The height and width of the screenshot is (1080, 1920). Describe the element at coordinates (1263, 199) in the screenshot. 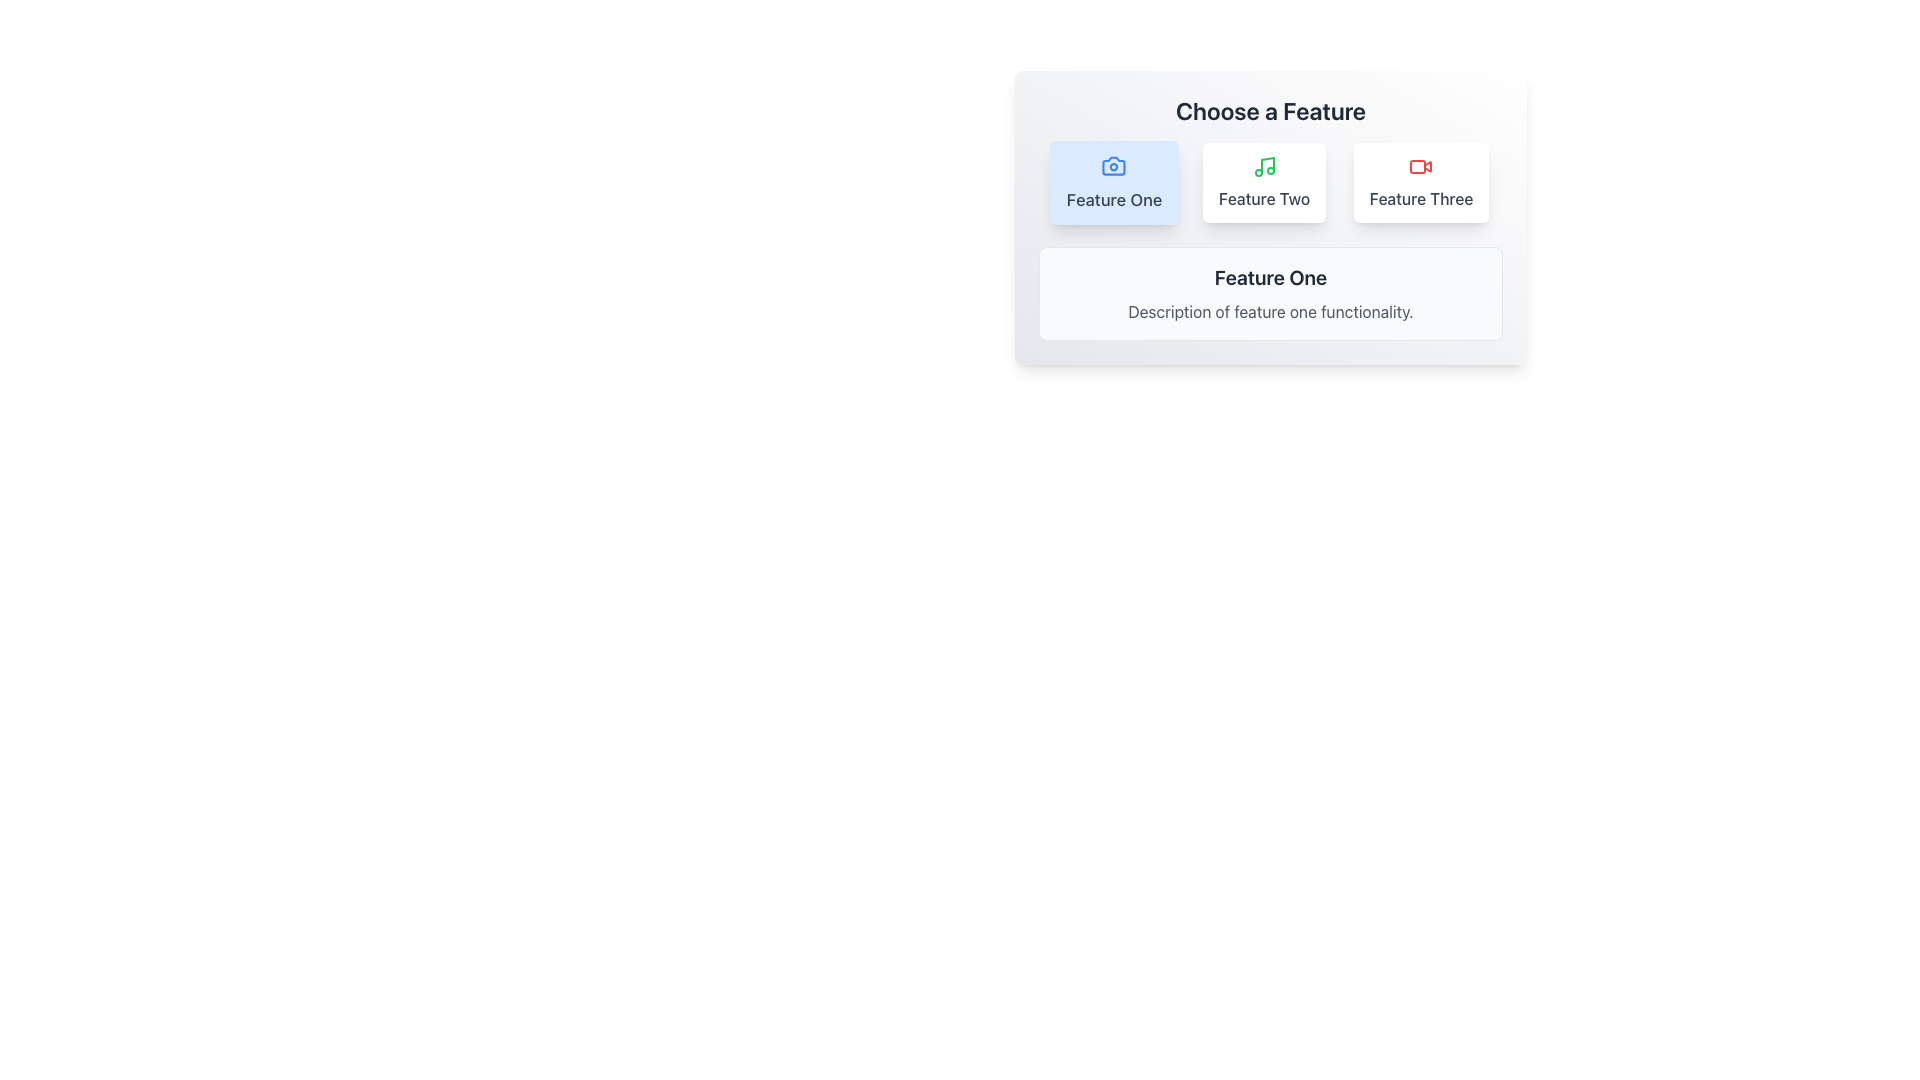

I see `the static text label identifying 'Feature Two', located at the bottom of the second feature card beneath the music icon` at that location.